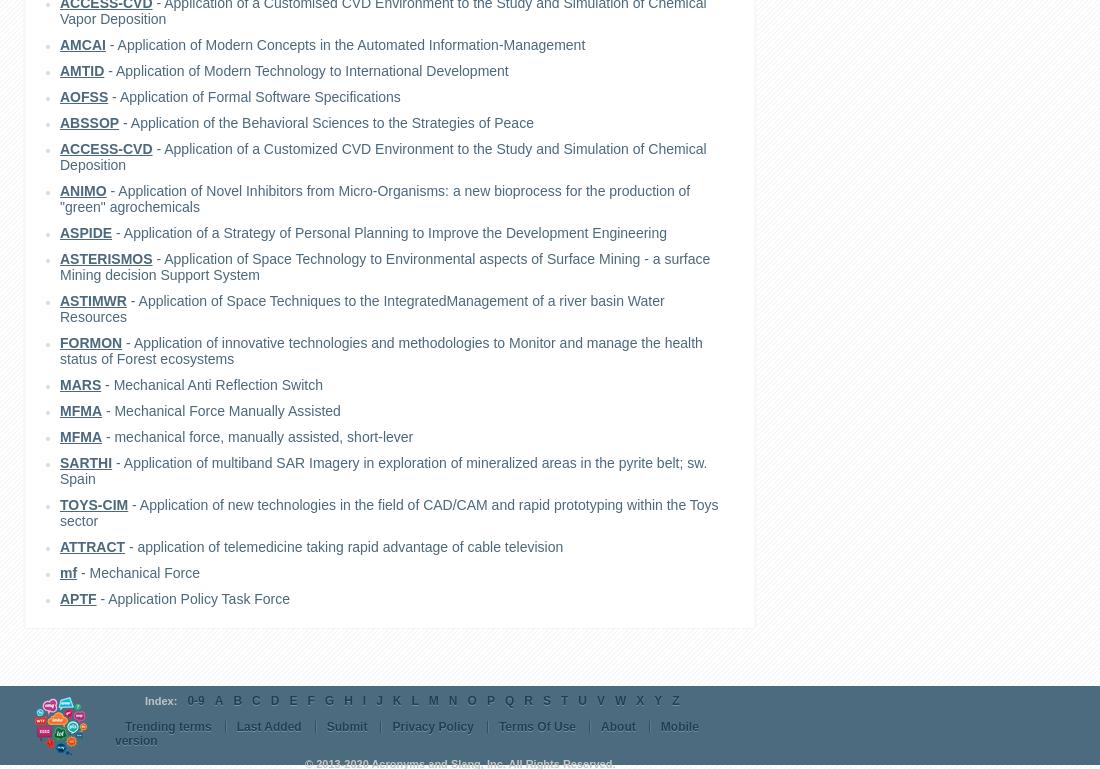 The width and height of the screenshot is (1100, 769). Describe the element at coordinates (106, 257) in the screenshot. I see `'ASTERISMOS'` at that location.